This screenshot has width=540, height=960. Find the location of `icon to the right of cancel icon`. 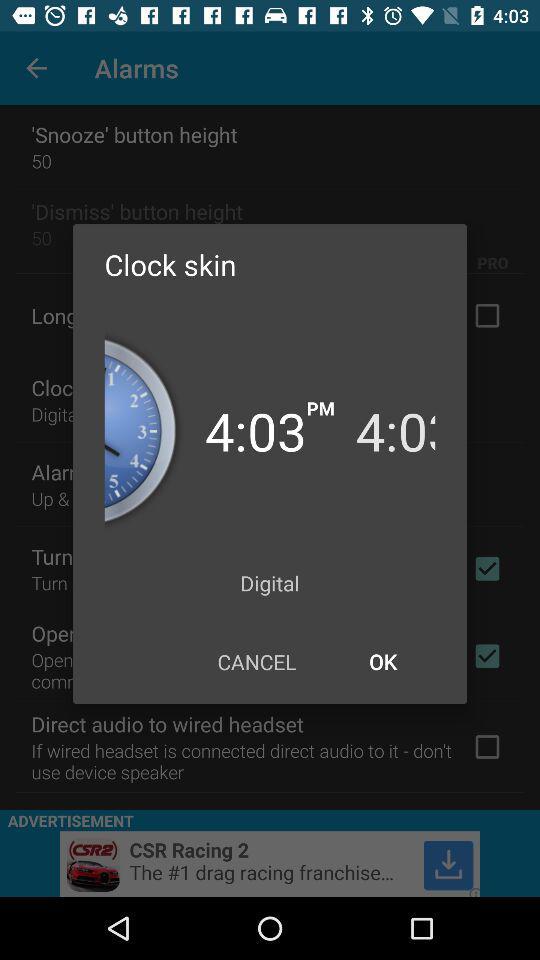

icon to the right of cancel icon is located at coordinates (382, 661).